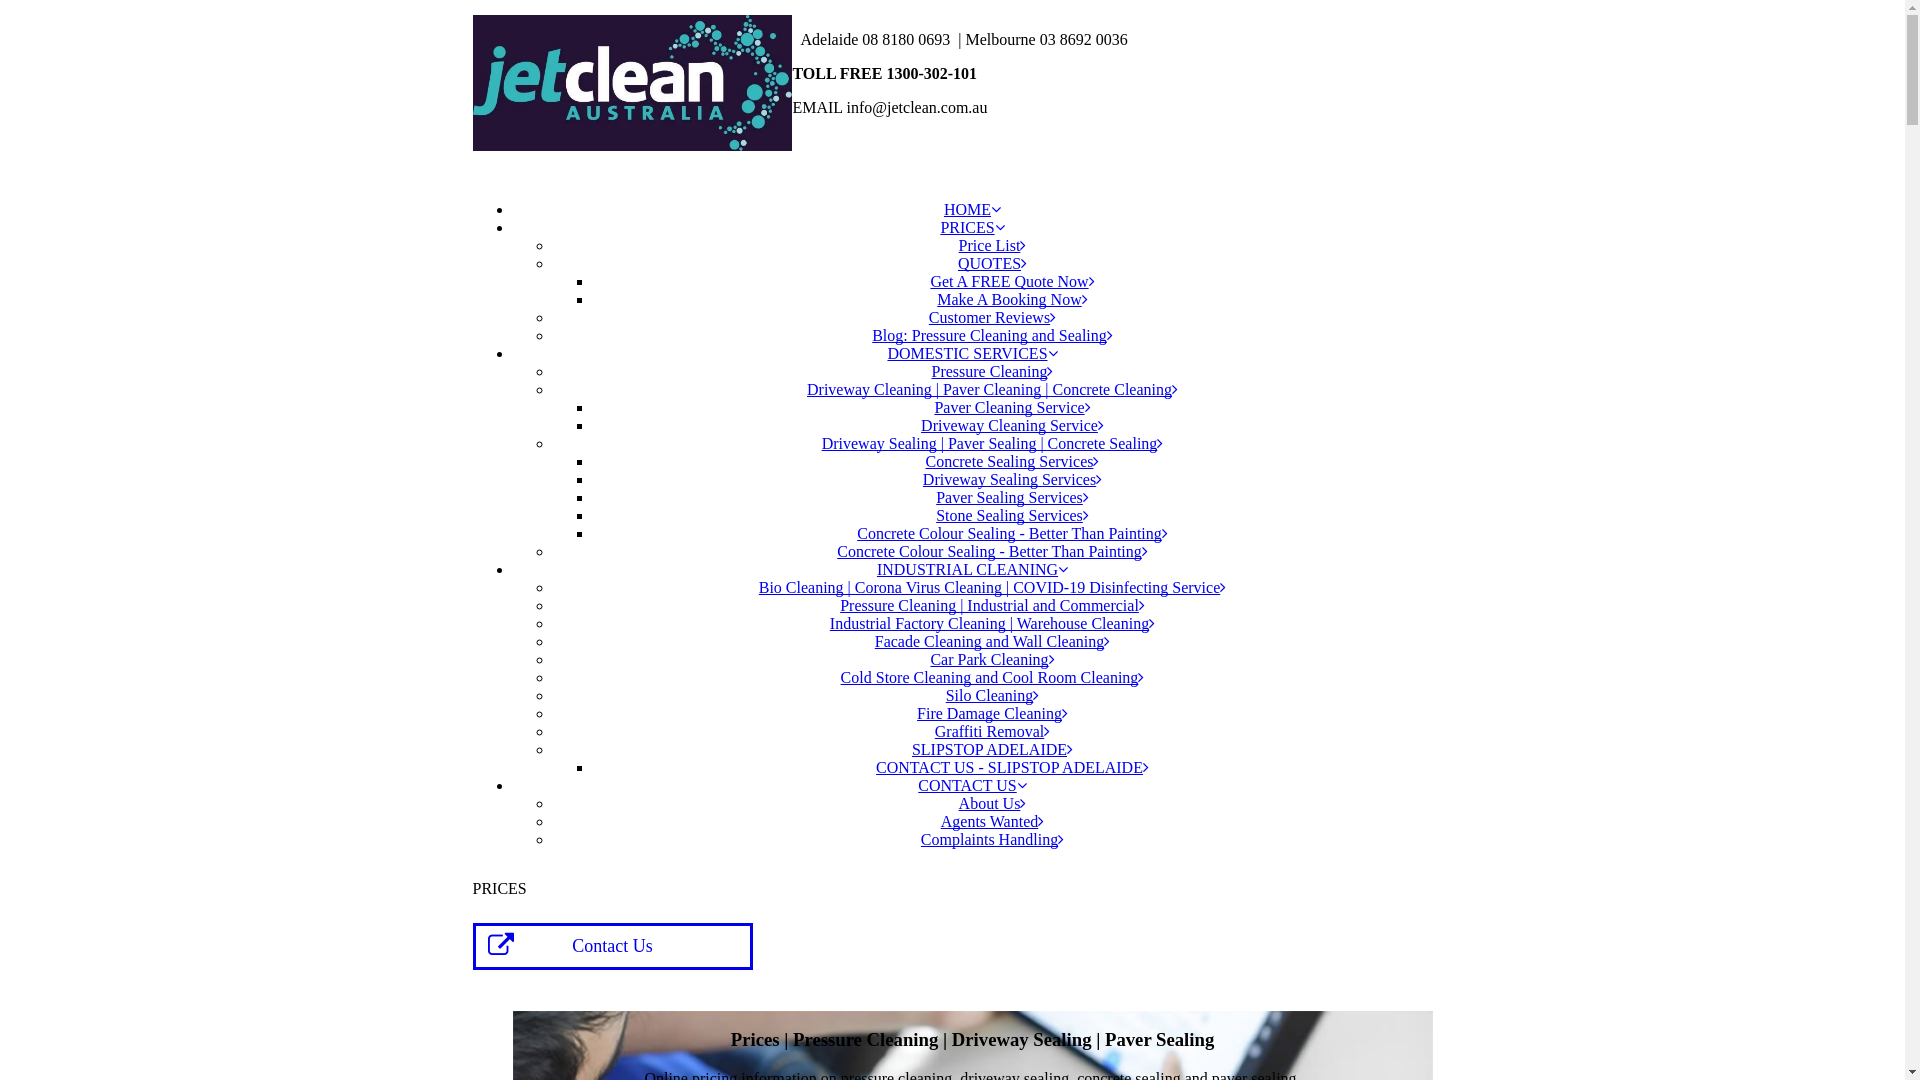  What do you see at coordinates (992, 622) in the screenshot?
I see `'Industrial Factory Cleaning | Warehouse Cleaning'` at bounding box center [992, 622].